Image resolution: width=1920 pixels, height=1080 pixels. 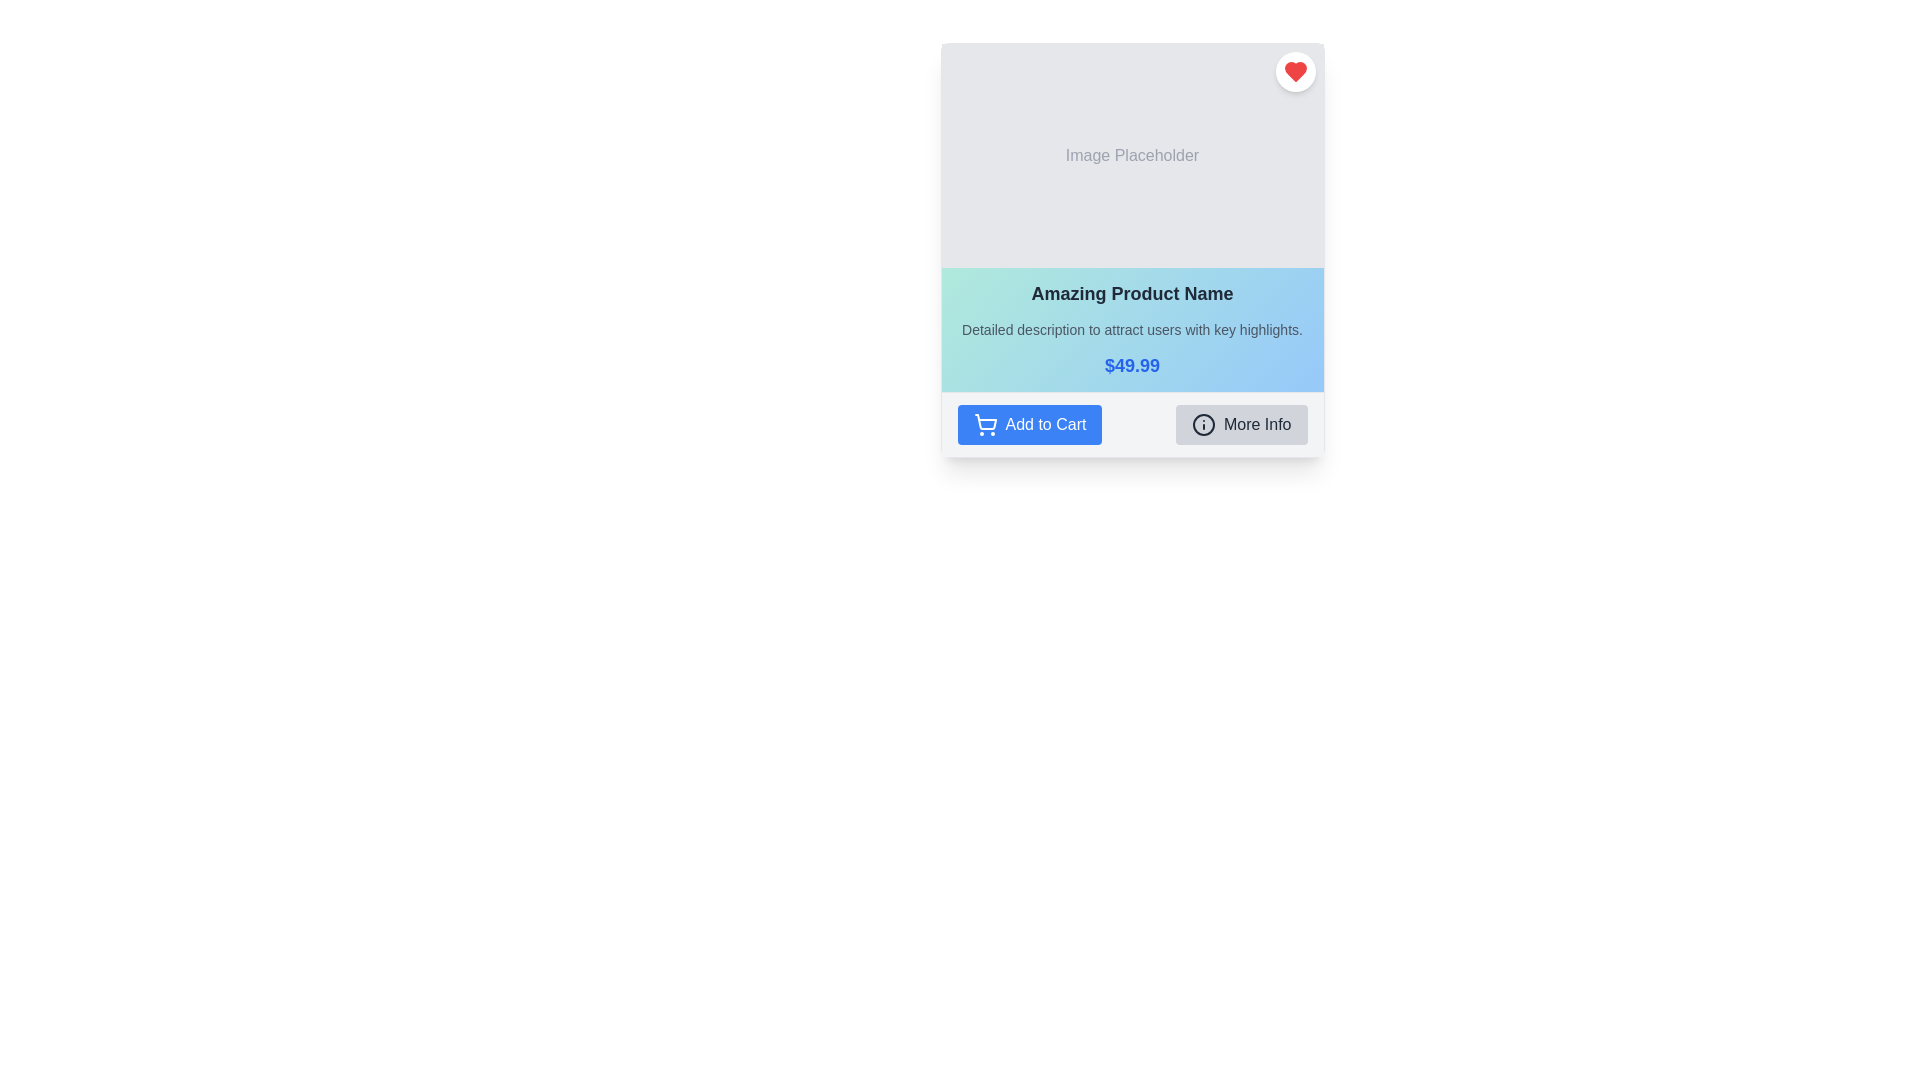 I want to click on the heart icon in the top-right corner of the card to mark the associated item as a favorite, so click(x=1295, y=71).